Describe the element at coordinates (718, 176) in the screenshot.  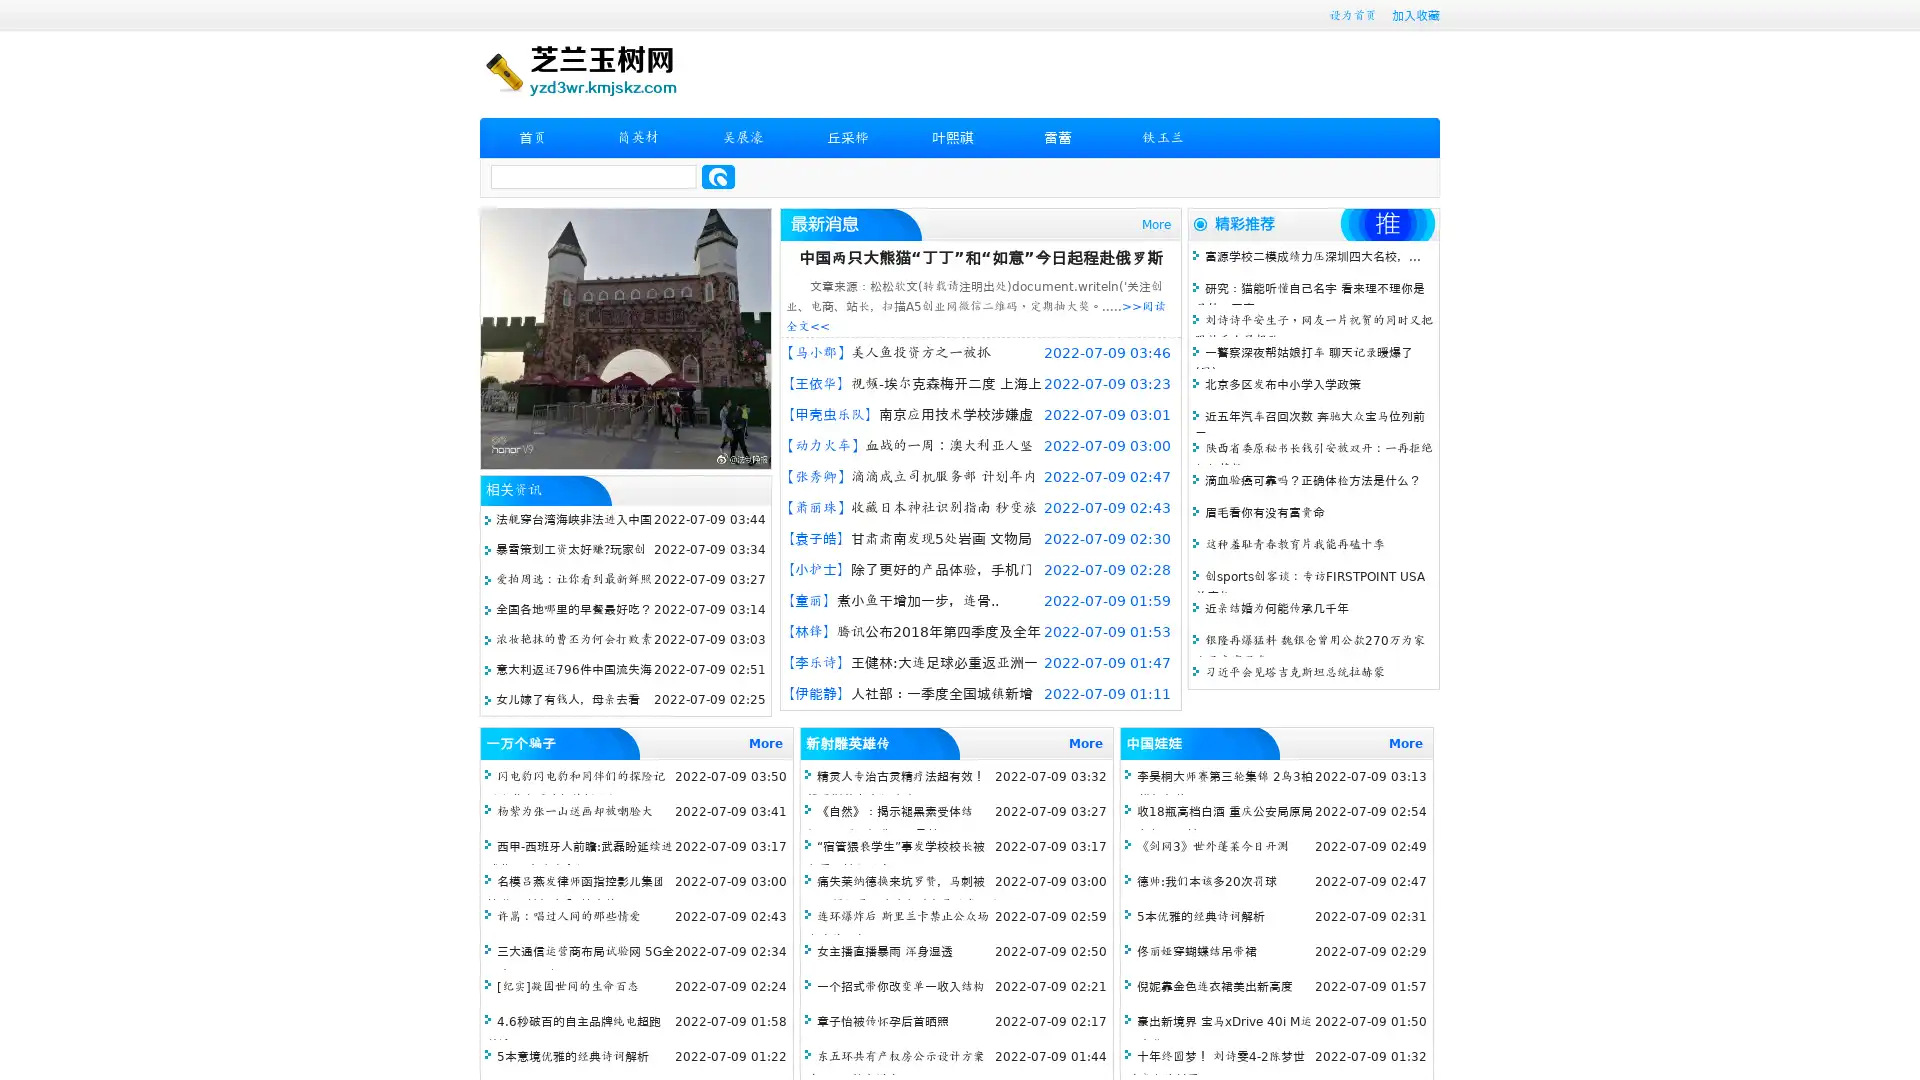
I see `Search` at that location.